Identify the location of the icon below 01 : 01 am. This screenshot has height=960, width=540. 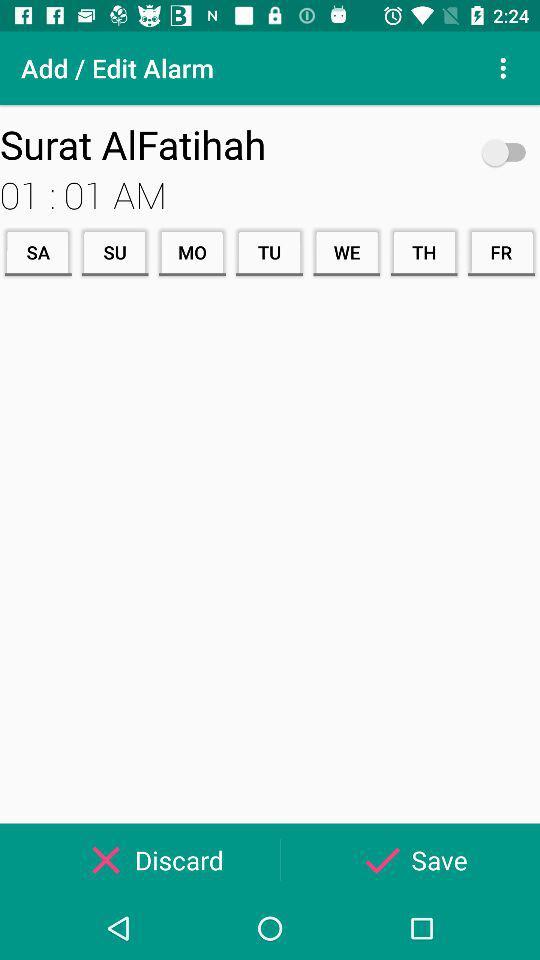
(269, 251).